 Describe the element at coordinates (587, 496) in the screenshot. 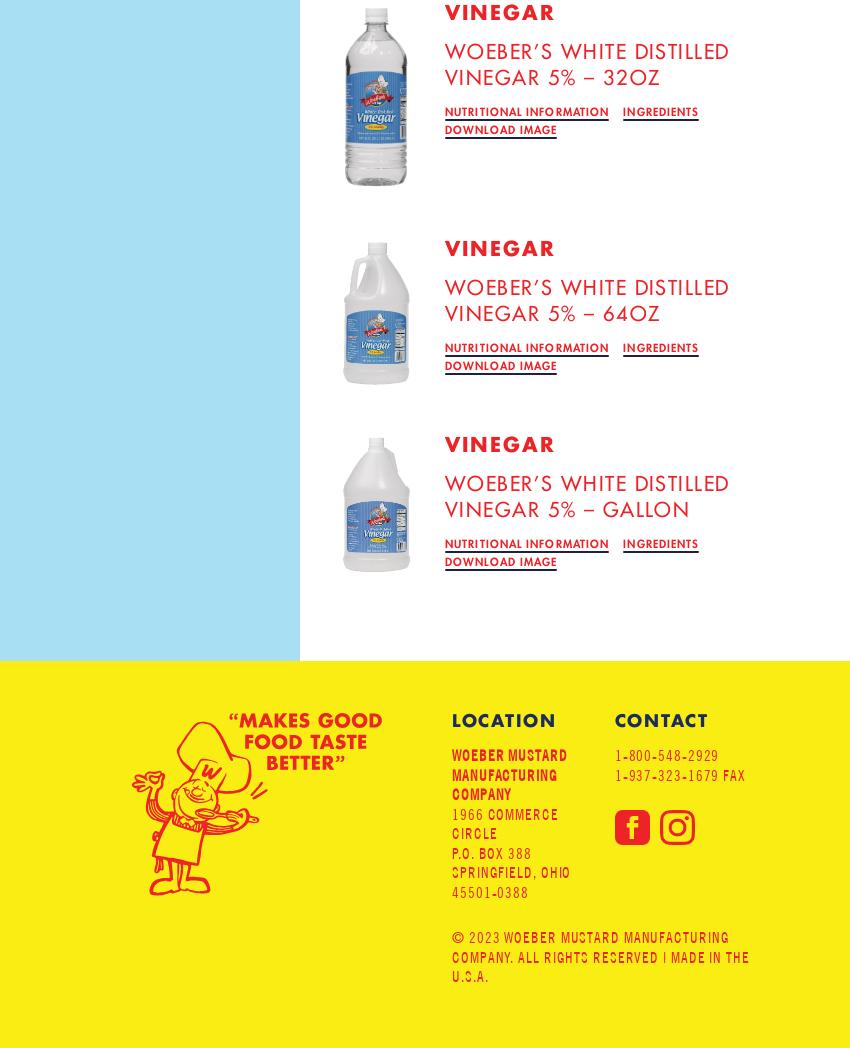

I see `'WOEBER’S WHITE DISTILLED VINEGAR 5% – GALLON'` at that location.